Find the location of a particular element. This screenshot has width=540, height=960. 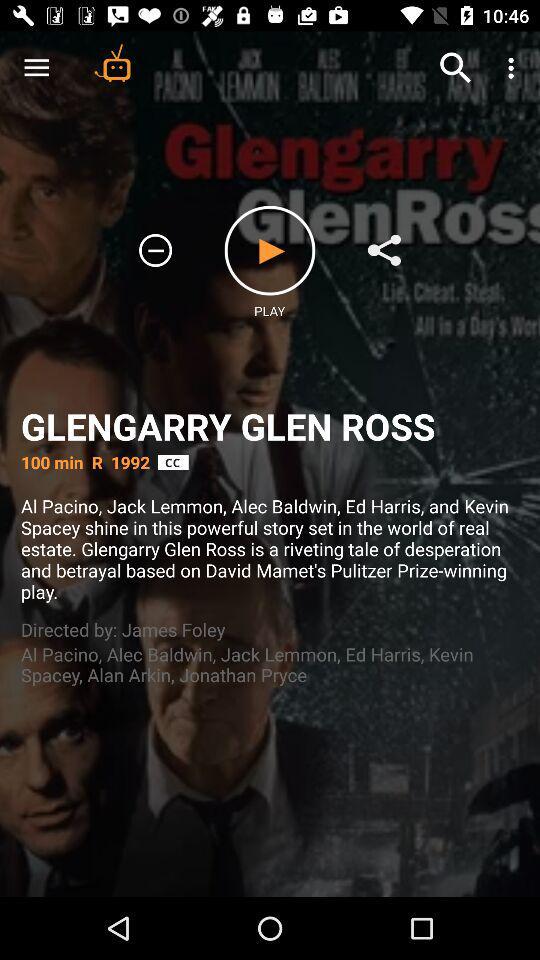

the play icon is located at coordinates (270, 249).